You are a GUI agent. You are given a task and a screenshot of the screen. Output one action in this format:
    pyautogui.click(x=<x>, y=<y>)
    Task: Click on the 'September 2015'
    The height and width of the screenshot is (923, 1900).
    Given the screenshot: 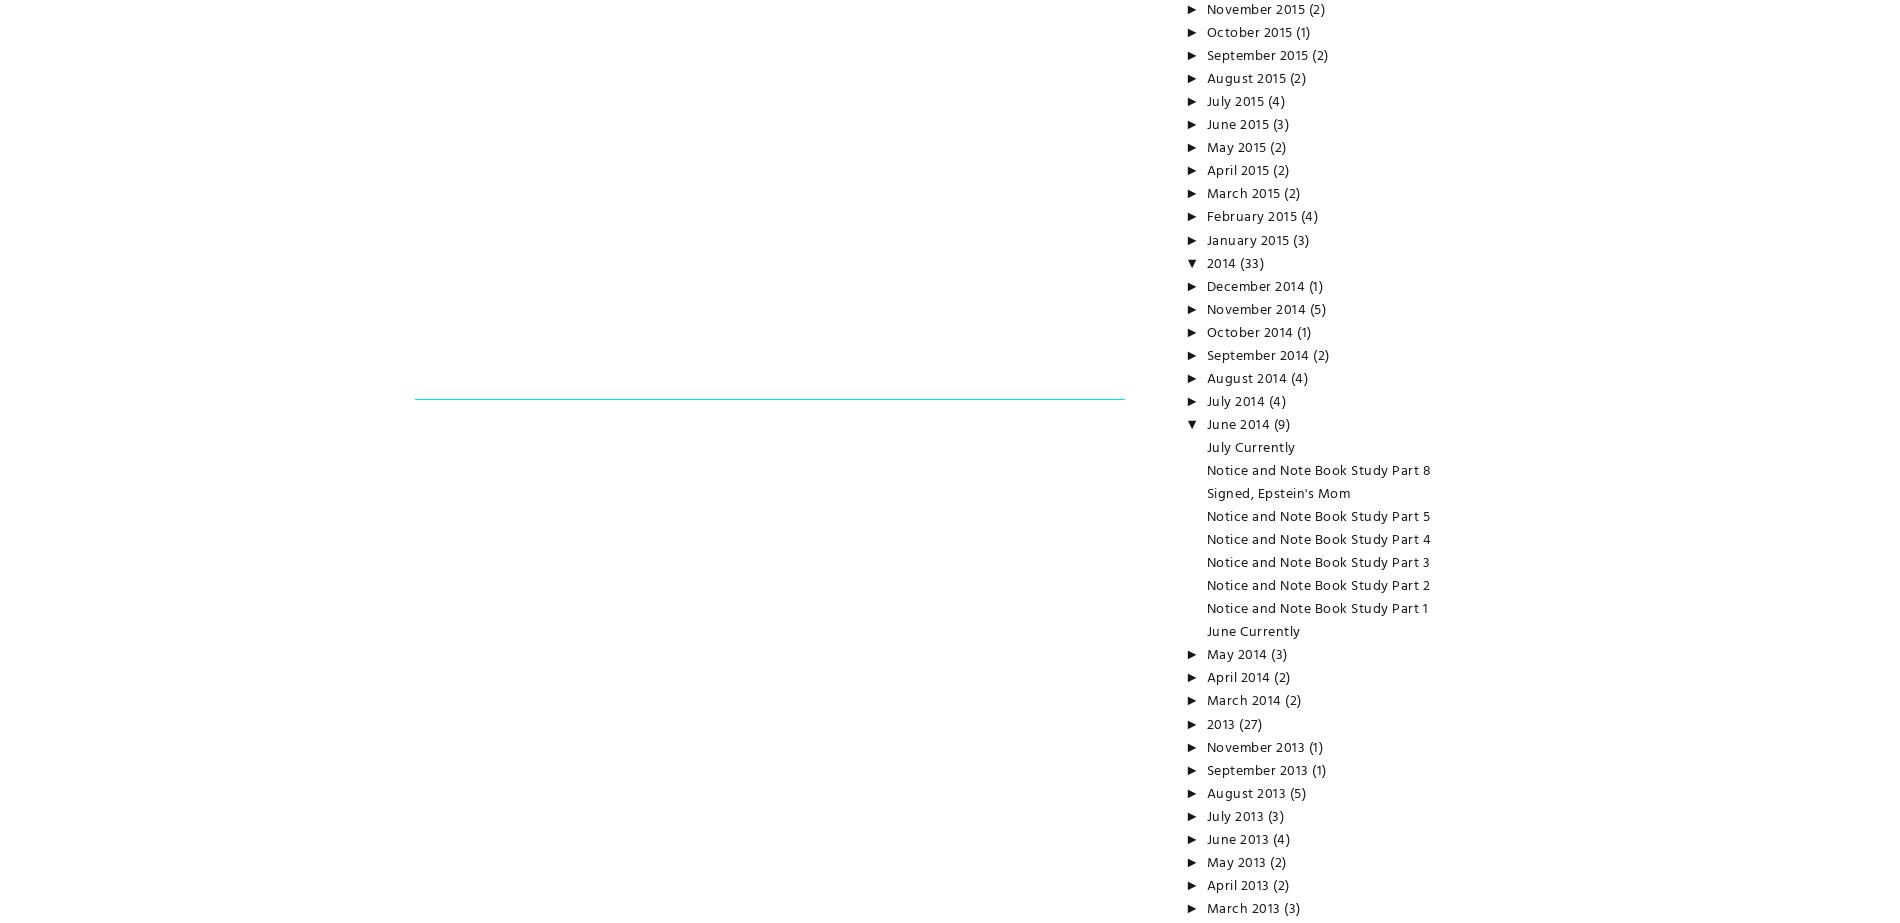 What is the action you would take?
    pyautogui.click(x=1204, y=56)
    